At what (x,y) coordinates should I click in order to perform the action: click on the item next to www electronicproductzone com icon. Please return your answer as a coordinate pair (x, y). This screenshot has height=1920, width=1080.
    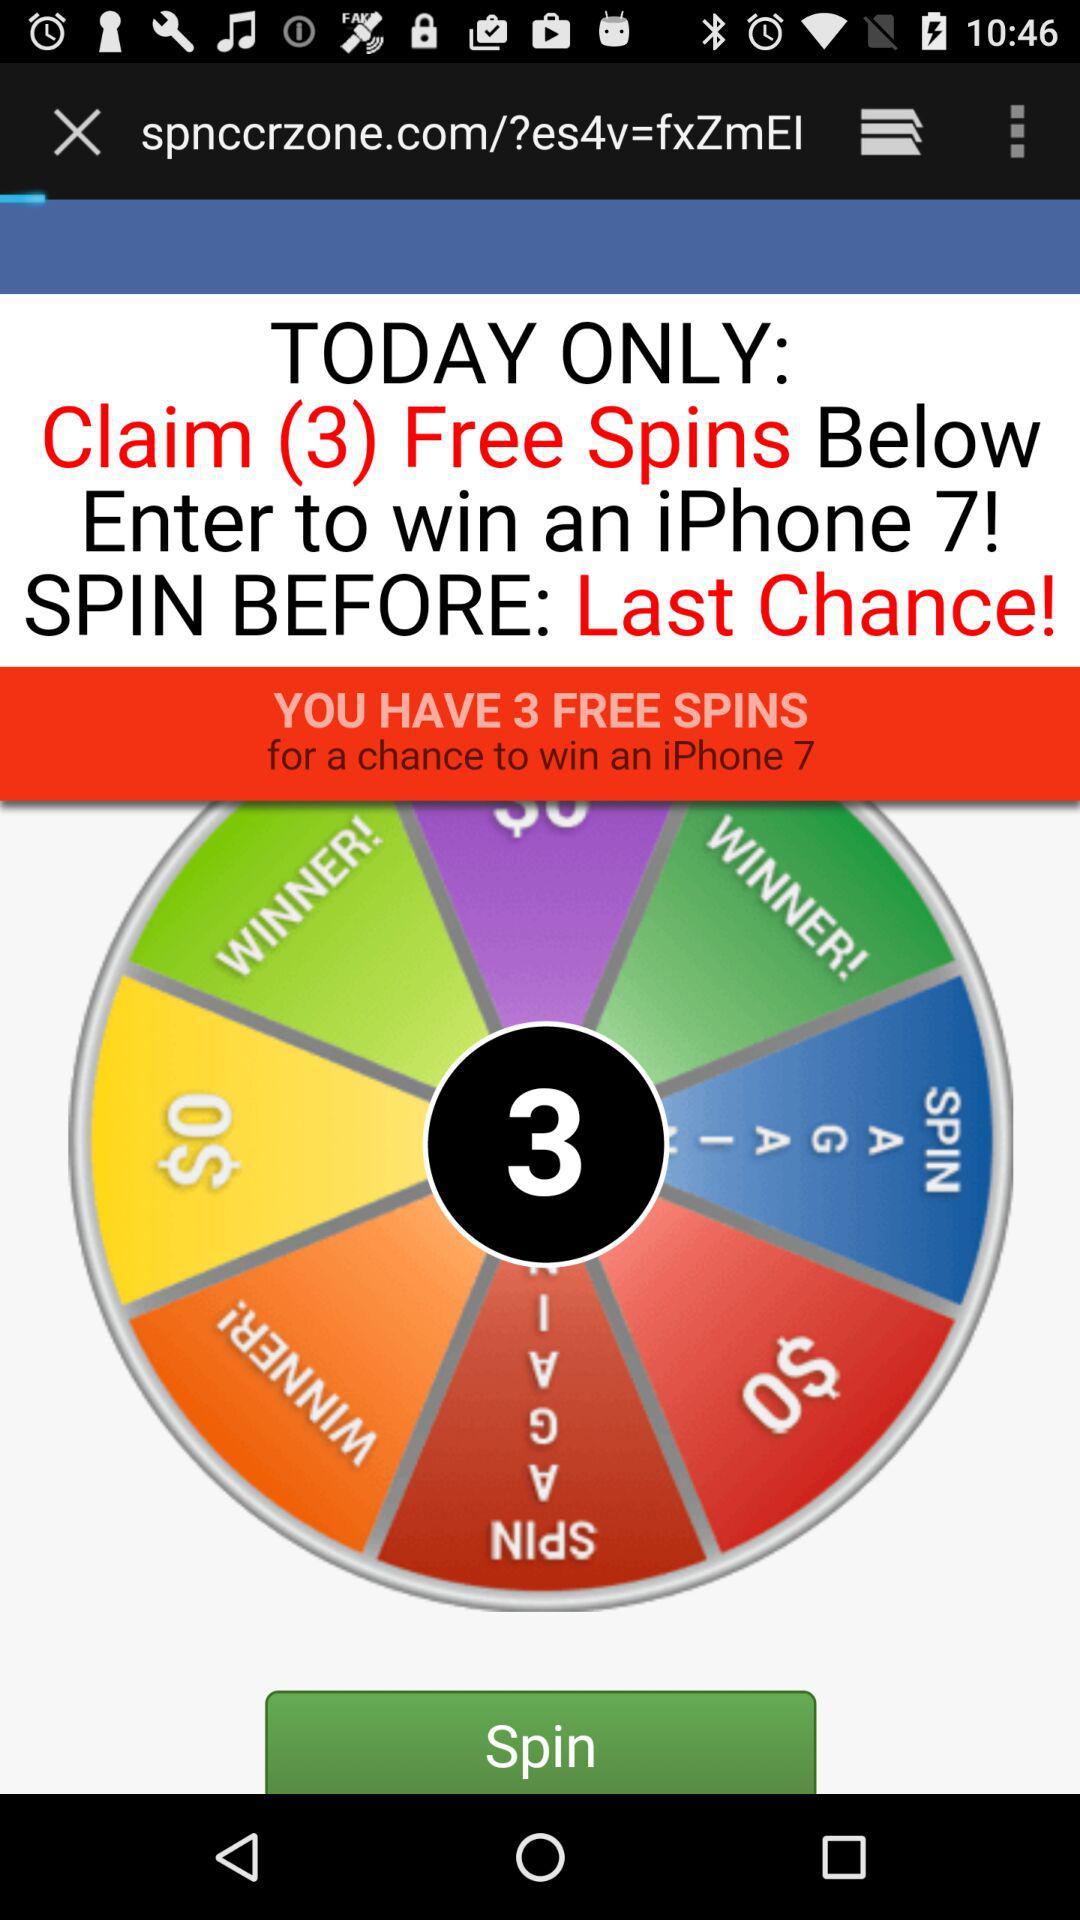
    Looking at the image, I should click on (81, 130).